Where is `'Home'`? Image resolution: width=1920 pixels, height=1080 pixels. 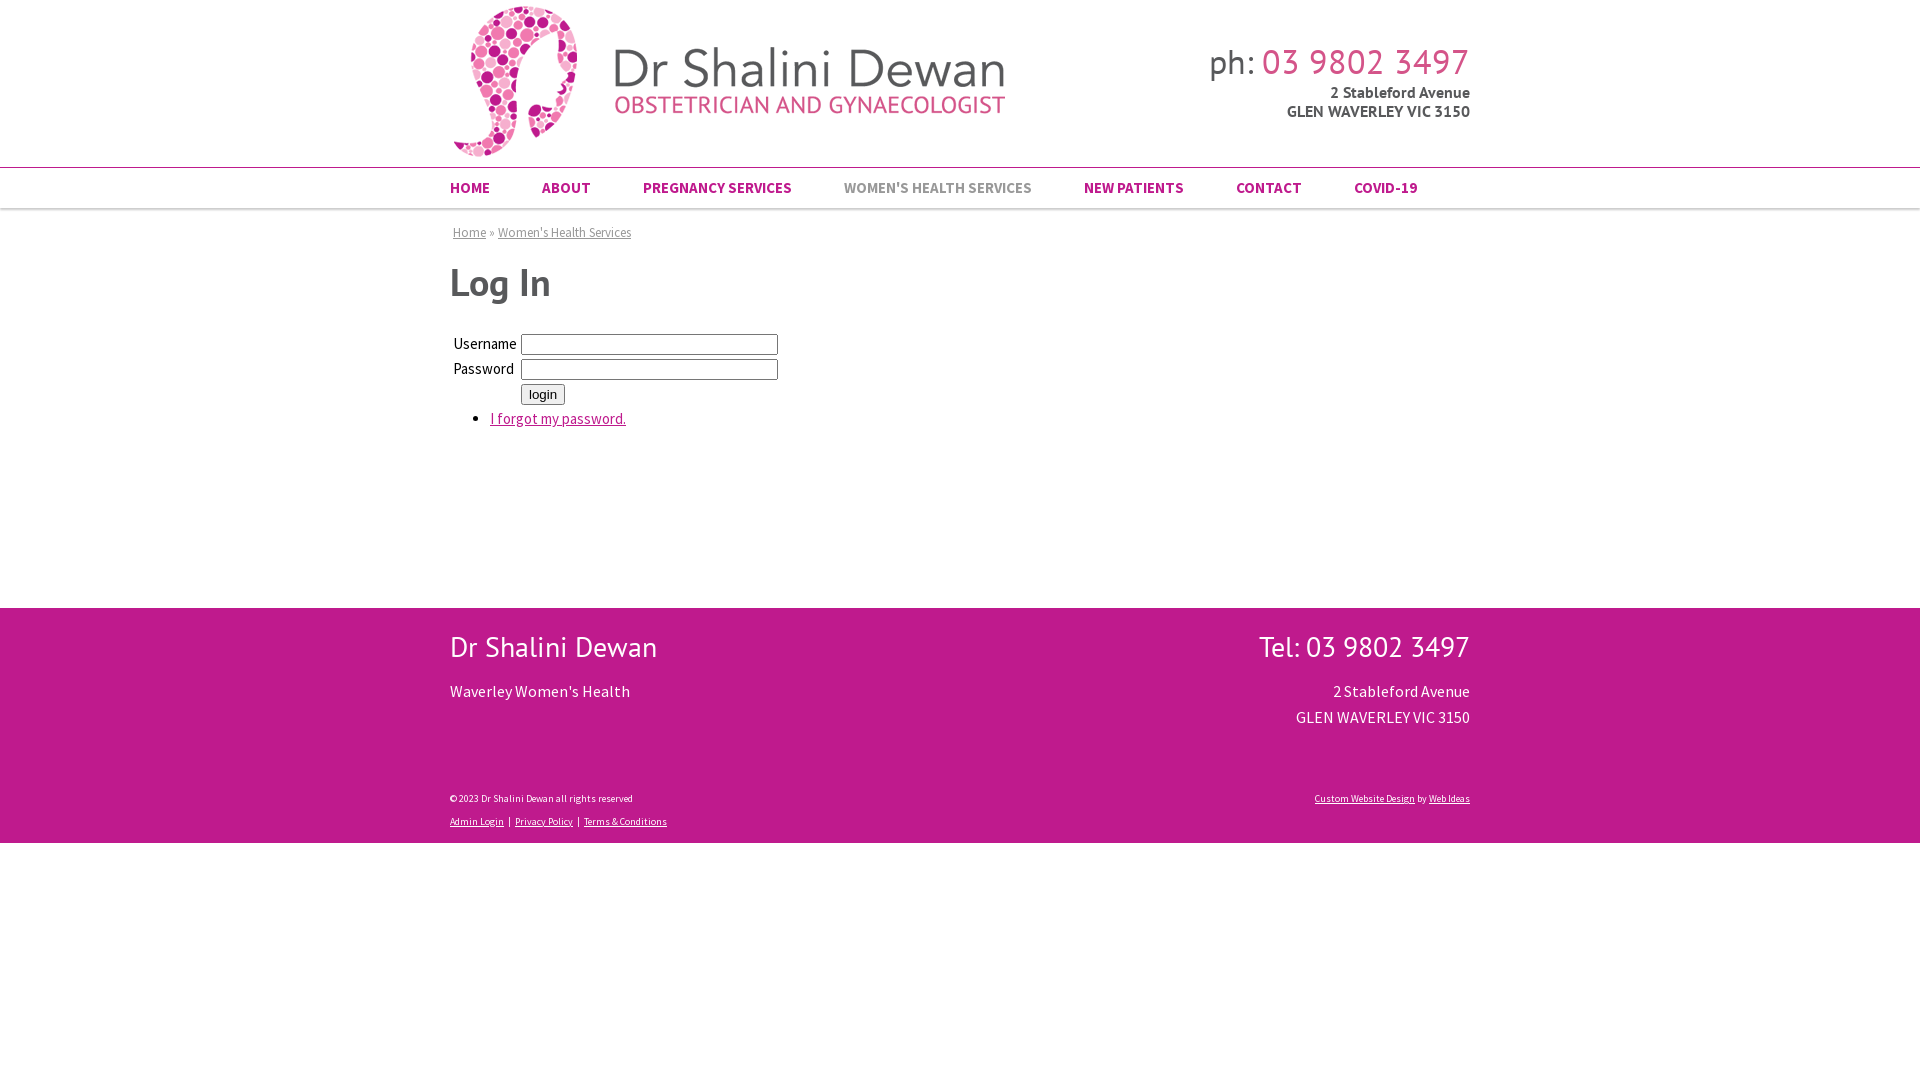
'Home' is located at coordinates (468, 231).